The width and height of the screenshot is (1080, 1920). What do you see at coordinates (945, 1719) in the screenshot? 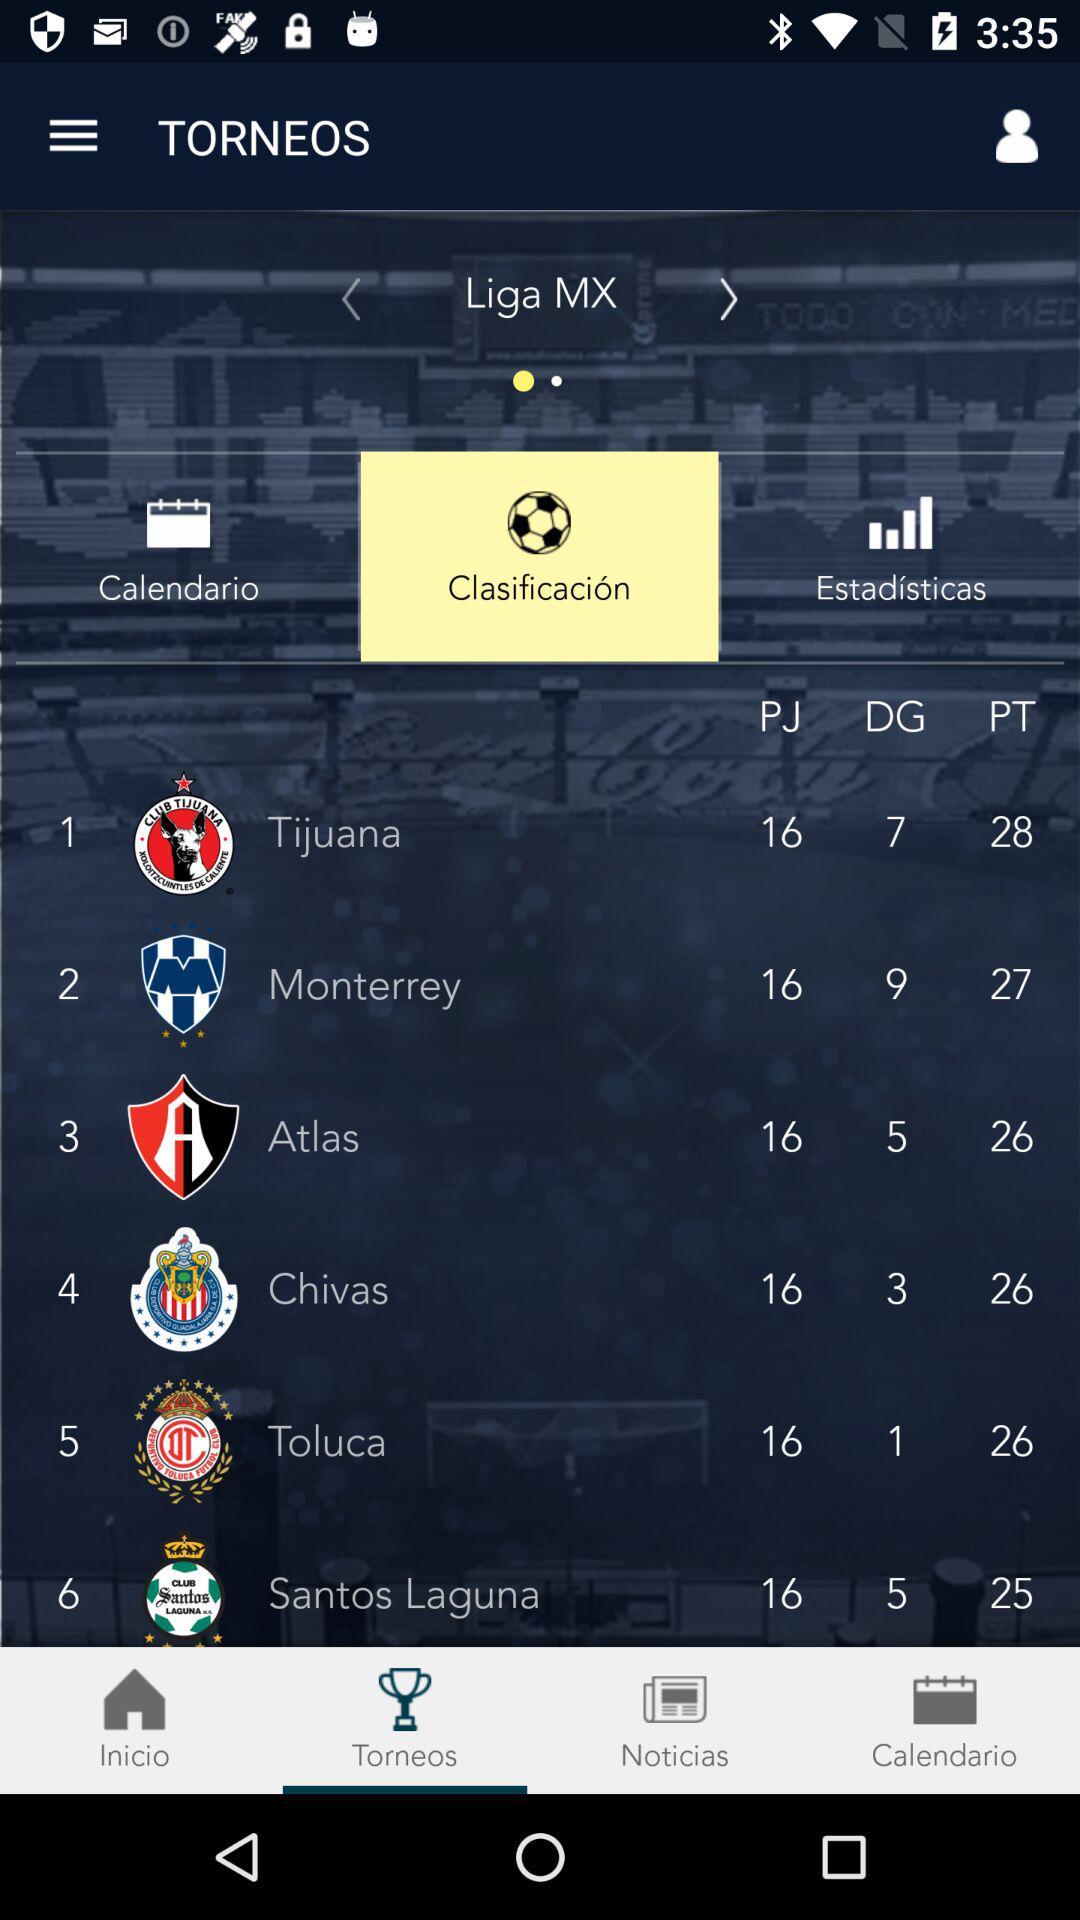
I see `the date_range icon` at bounding box center [945, 1719].